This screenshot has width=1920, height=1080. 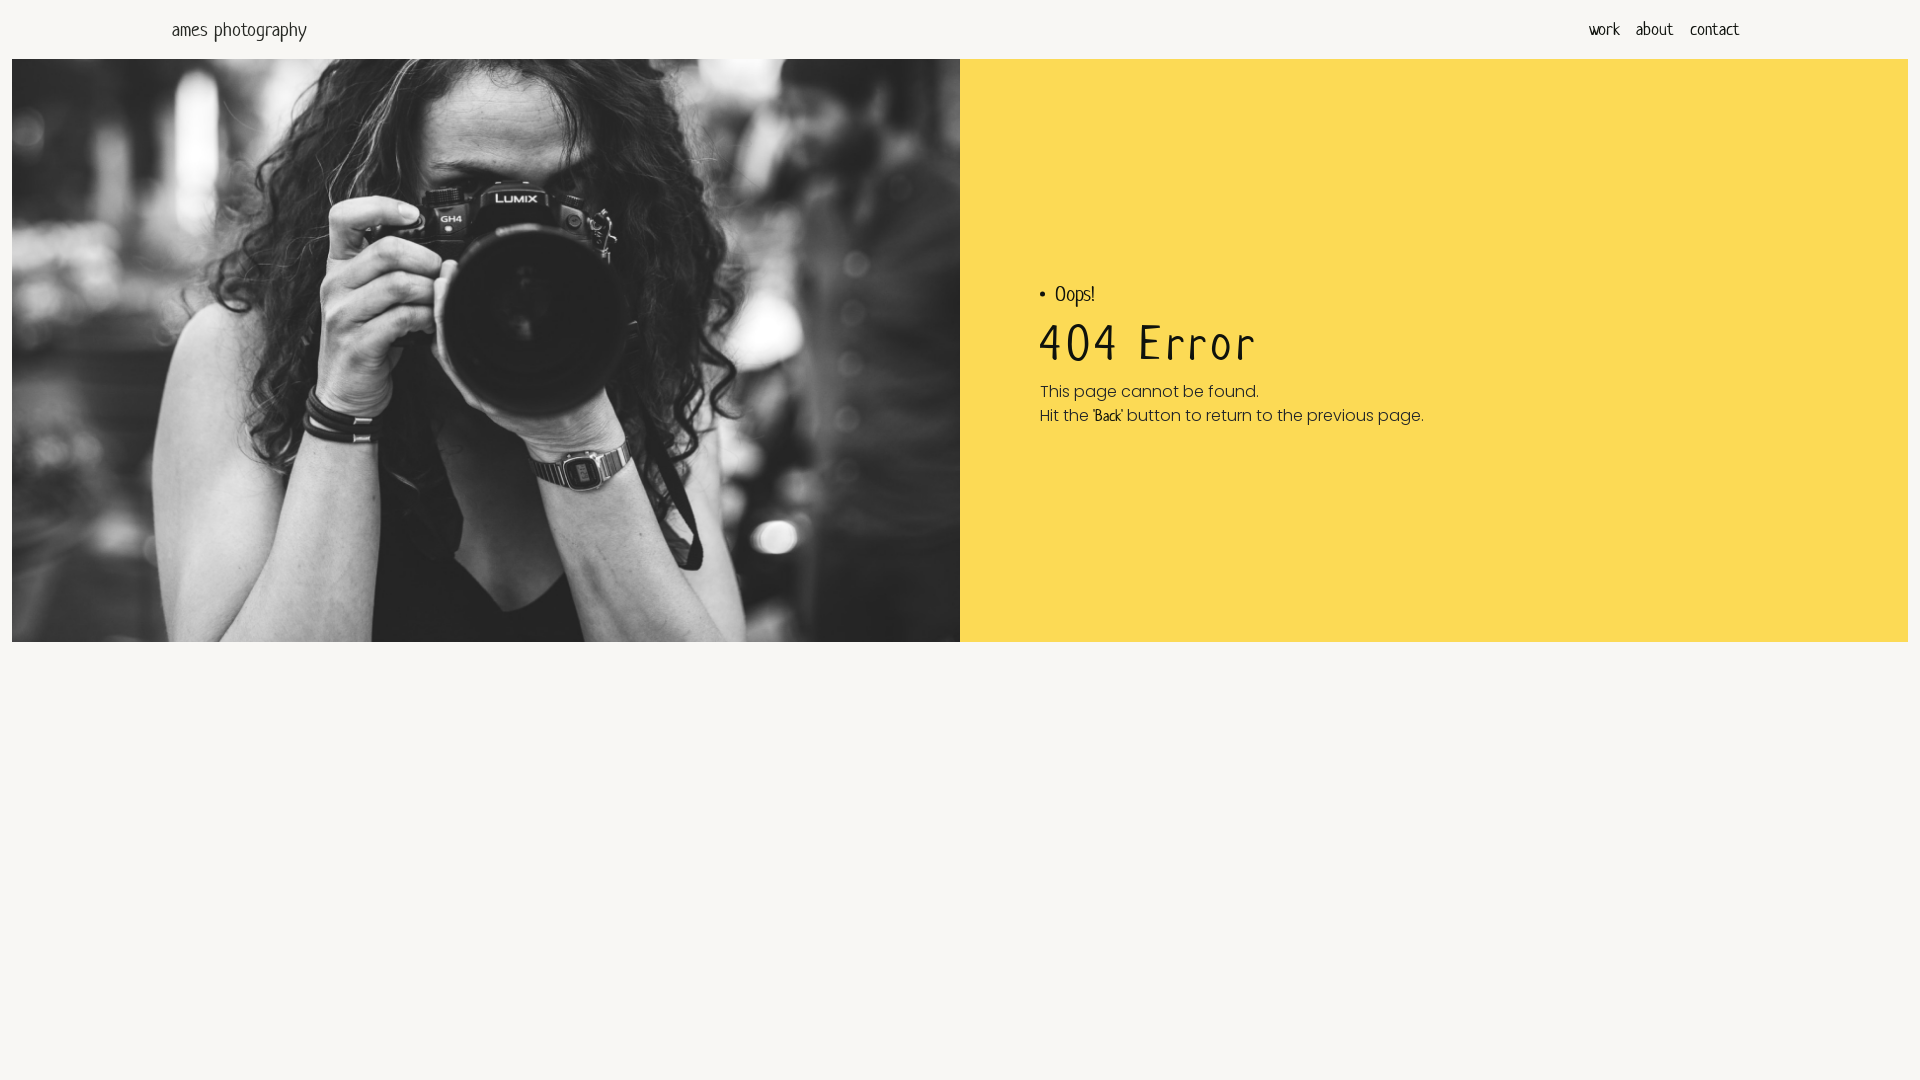 I want to click on ''Back'', so click(x=1107, y=414).